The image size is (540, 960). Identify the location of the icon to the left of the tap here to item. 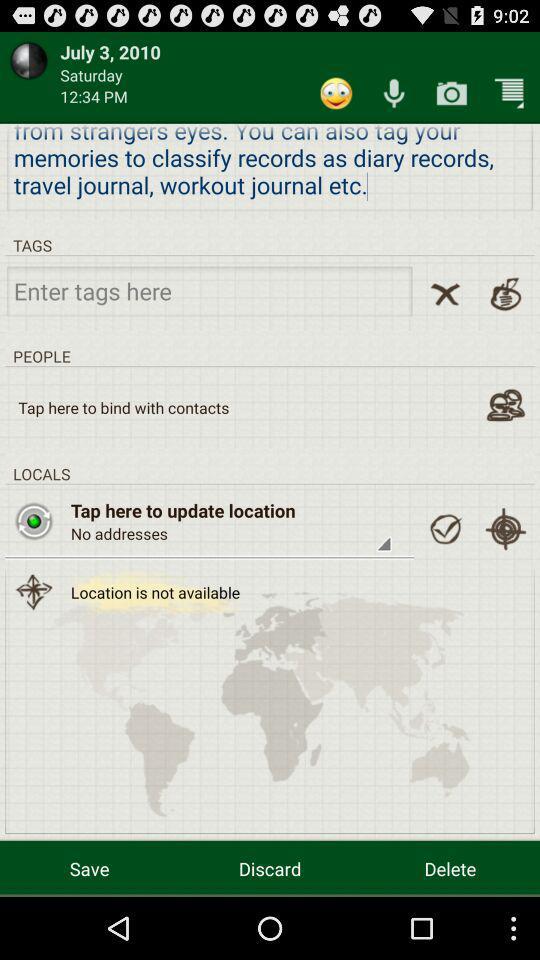
(33, 520).